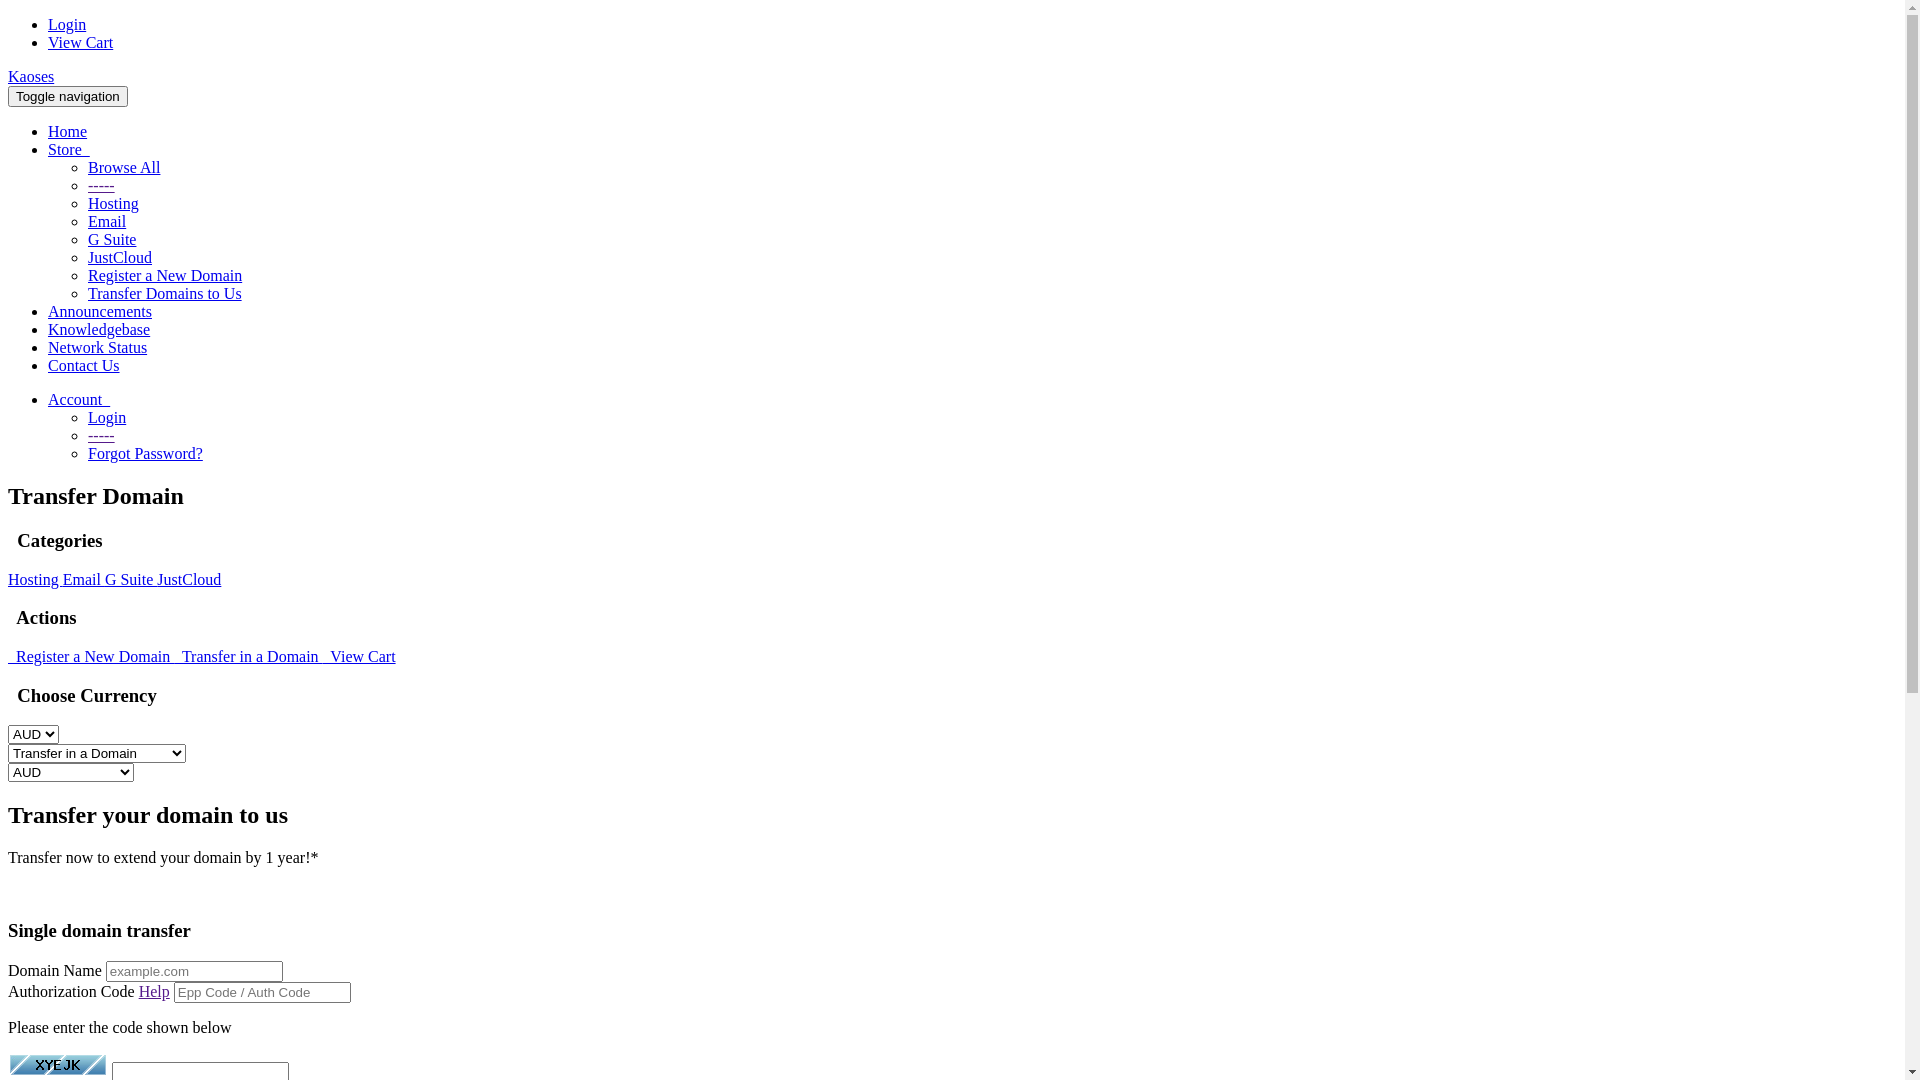  Describe the element at coordinates (144, 453) in the screenshot. I see `'Forgot Password?'` at that location.